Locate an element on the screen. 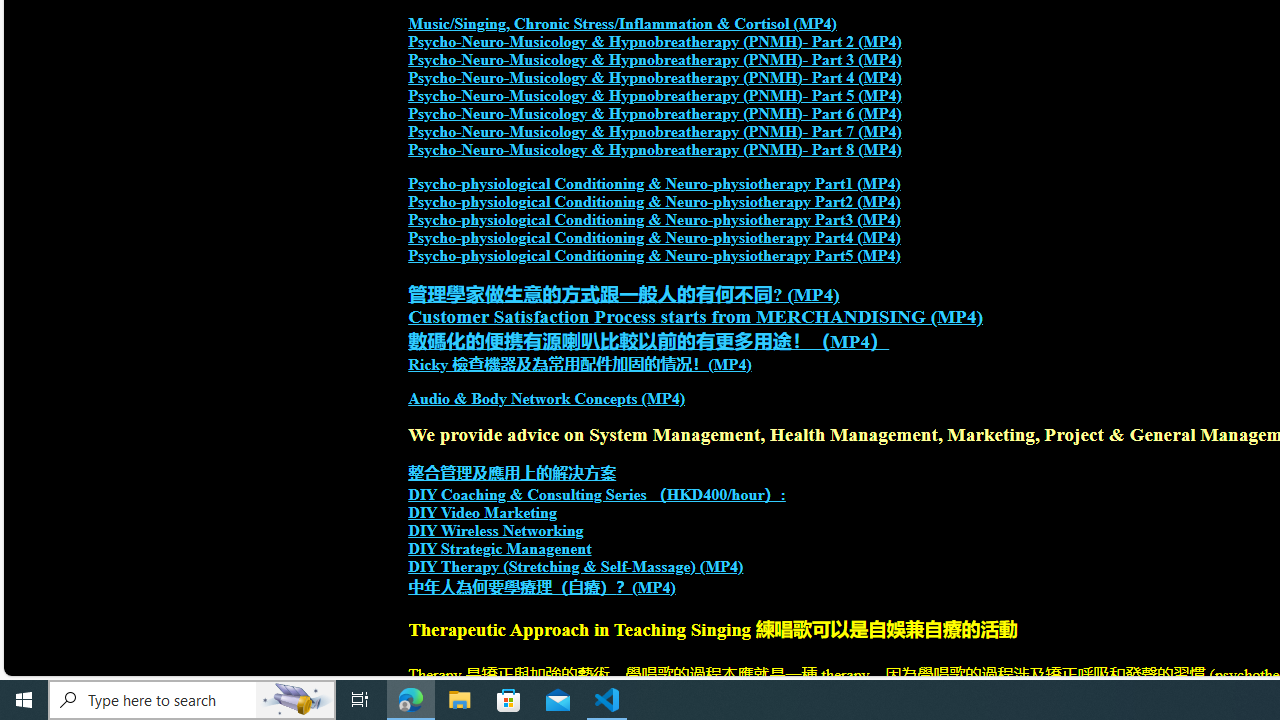 The height and width of the screenshot is (720, 1280). 'Music/Singing, Chronic Stress/Inflammation & Cortisol (MP4)' is located at coordinates (621, 24).